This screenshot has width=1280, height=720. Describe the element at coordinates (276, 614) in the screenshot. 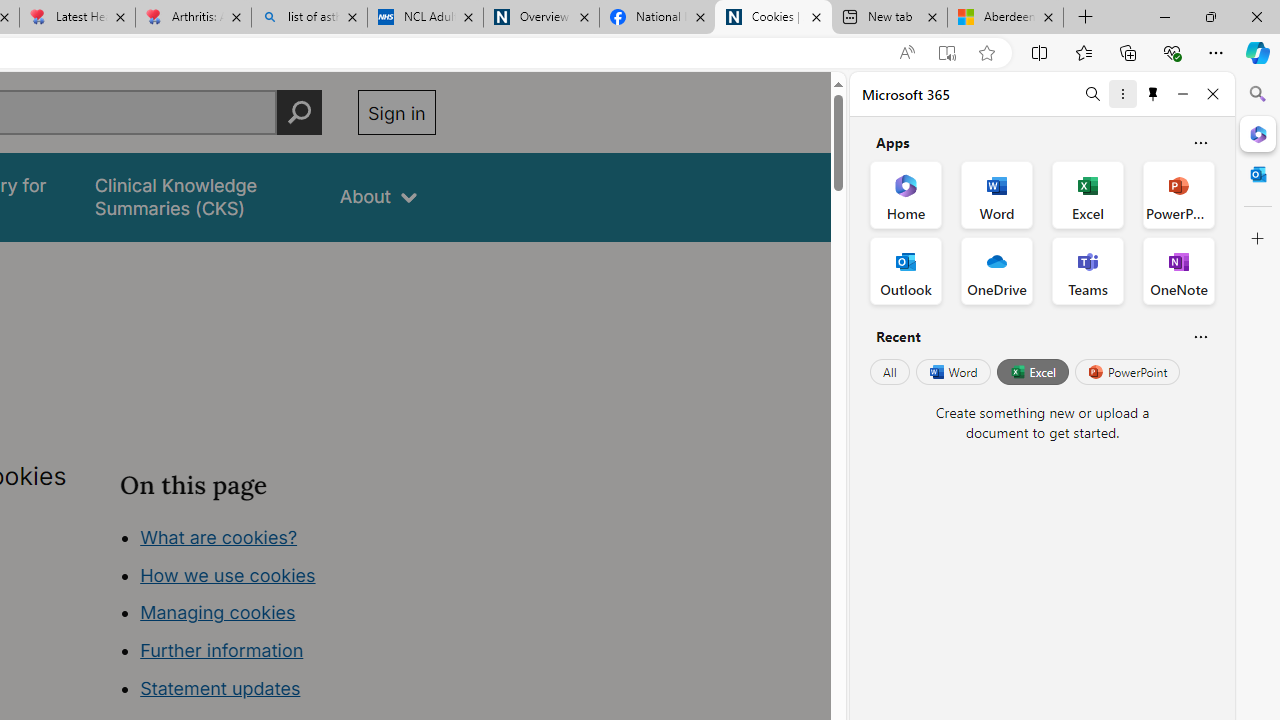

I see `'Class: in-page-nav__list'` at that location.